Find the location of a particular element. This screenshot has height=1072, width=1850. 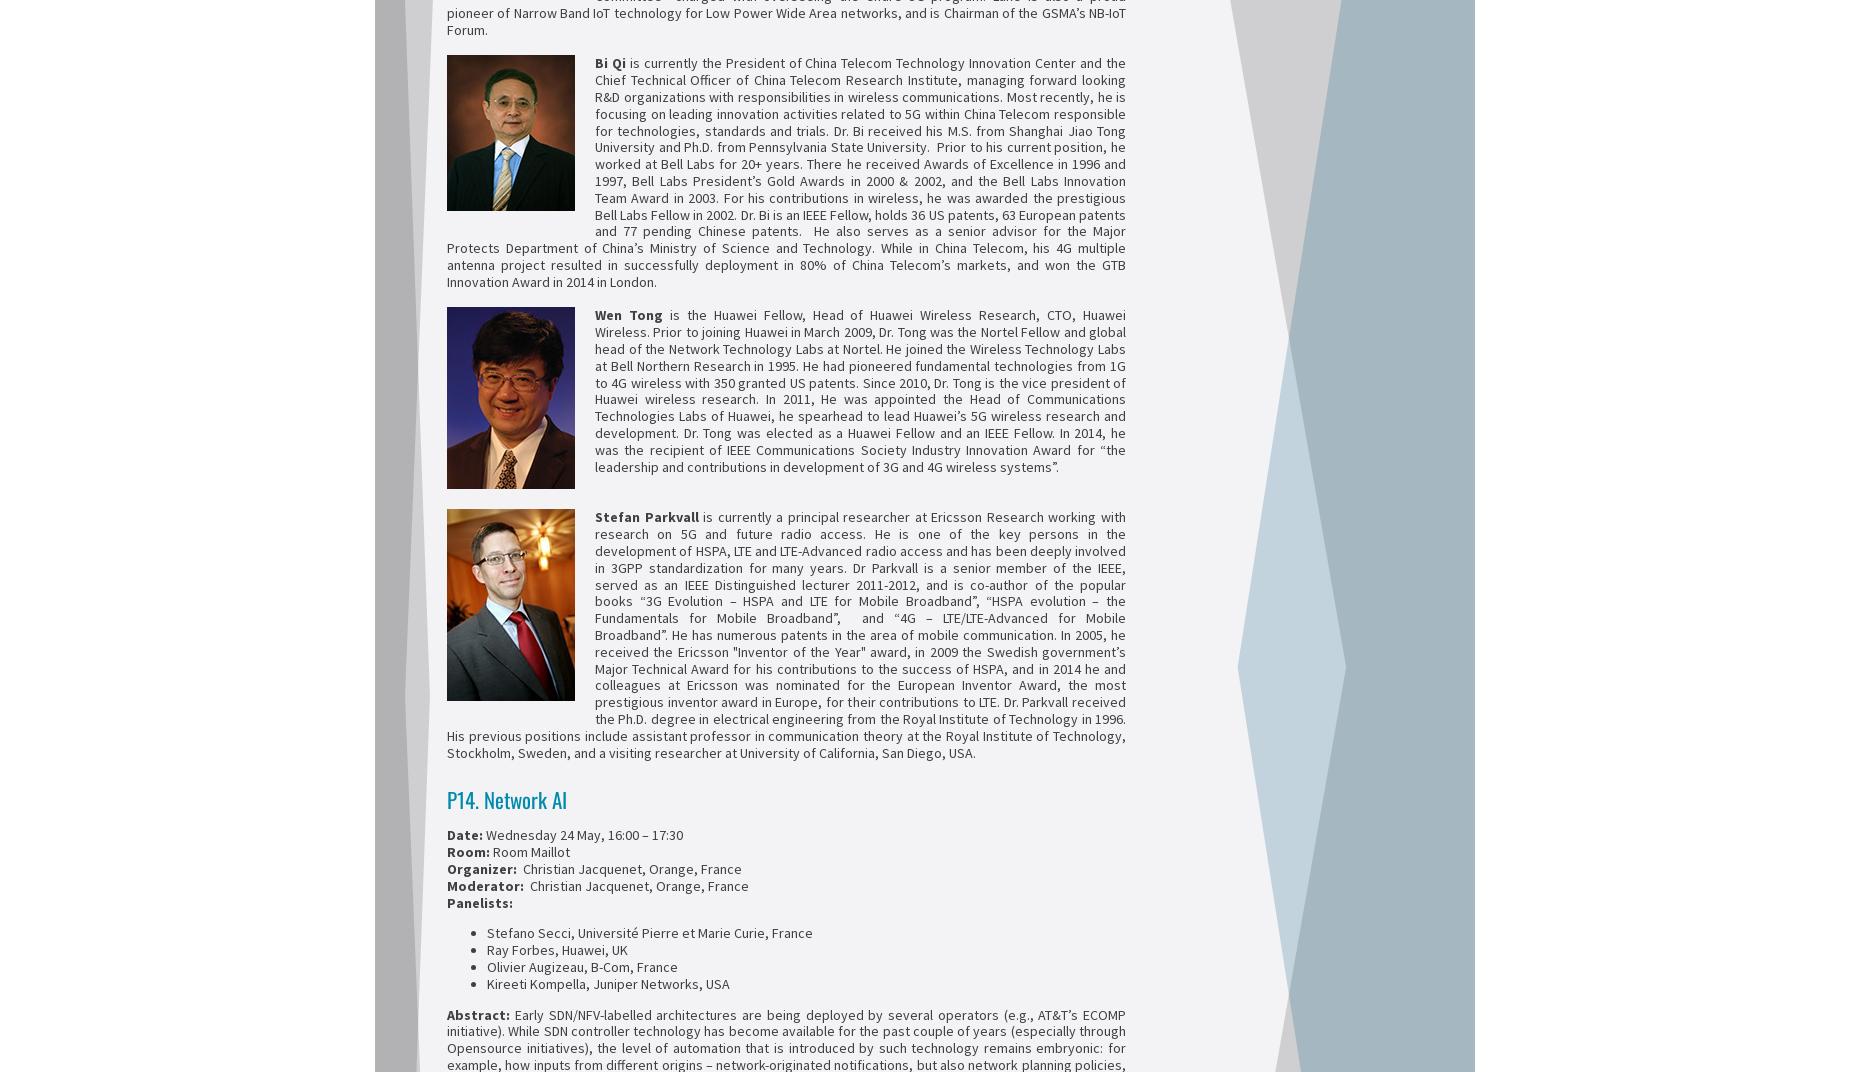

'is currently a principal researcher at Ericsson Research working with research on 5G and future radio access. He is one of the key persons in the development of HSPA, LTE and LTE-Advanced radio access and has been deeply involved in 3GPP standardization for many years. Dr Parkvall is a senior member of the IEEE, served as an IEEE Distinguished lecturer 2011-2012, and is co-author of the popular books “3G Evolution – HSPA and LTE for Mobile Broadband”, “HSPA evolution – the Fundamentals for Mobile Broadband”,  and “4G – LTE/LTE-Advanced for Mobile Broadband”. He has numerous patents in the area of mobile communication. In 2005, he received the Ericsson "Inventor of the Year" award, in 2009 the Swedish government’s Major Technical Award for his contributions to the success of HSPA, and in 2014 he and colleagues at Ericsson was nominated for the European Inventor Award, the most prestigious inventor award in Europe, for their contributions to LTE. Dr. Parkvall received the Ph.D. degree in electrical engineering from the Royal Institute of Technology in 1996. His previous positions include assistant professor in communication theory at the Royal Institute of Technology, Stockholm, Sweden, and a visiting researcher at University of California, San Diego, USA.' is located at coordinates (445, 634).